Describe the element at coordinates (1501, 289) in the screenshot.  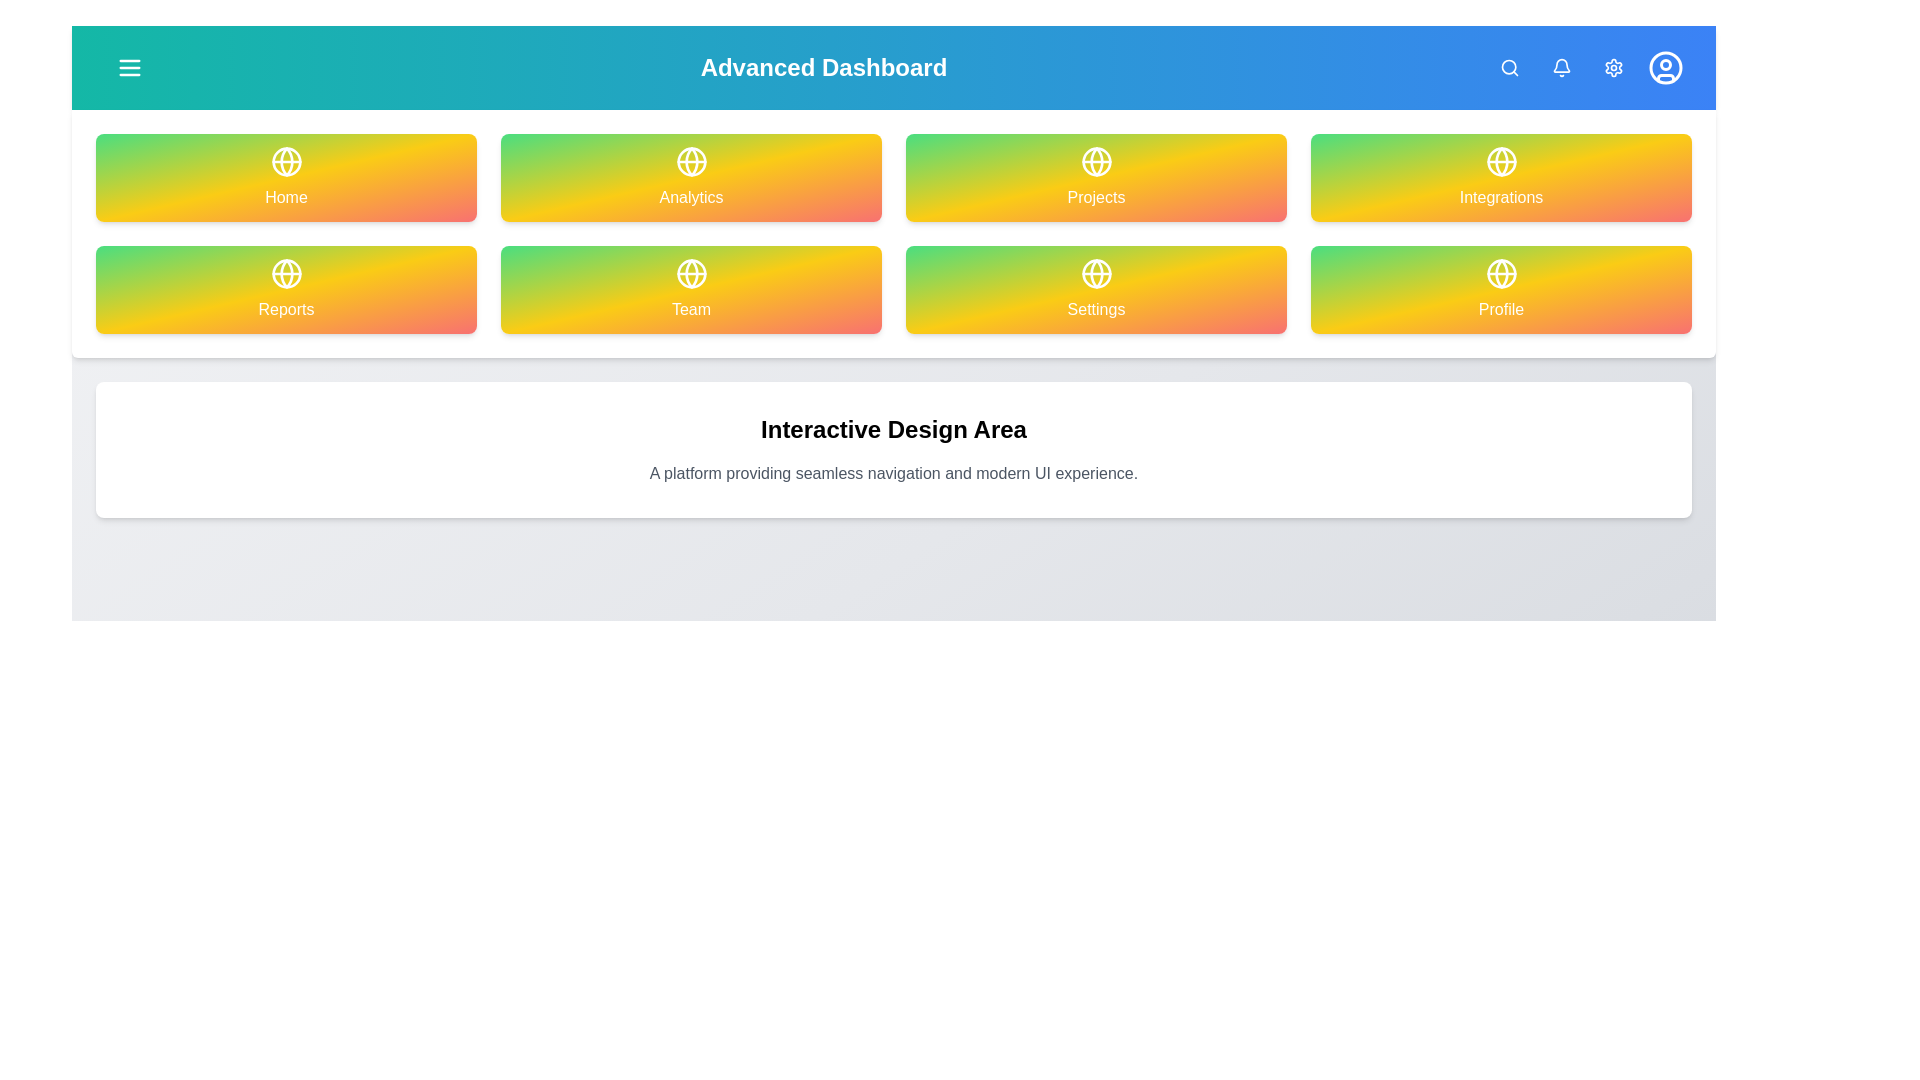
I see `the navigation item labeled Profile` at that location.